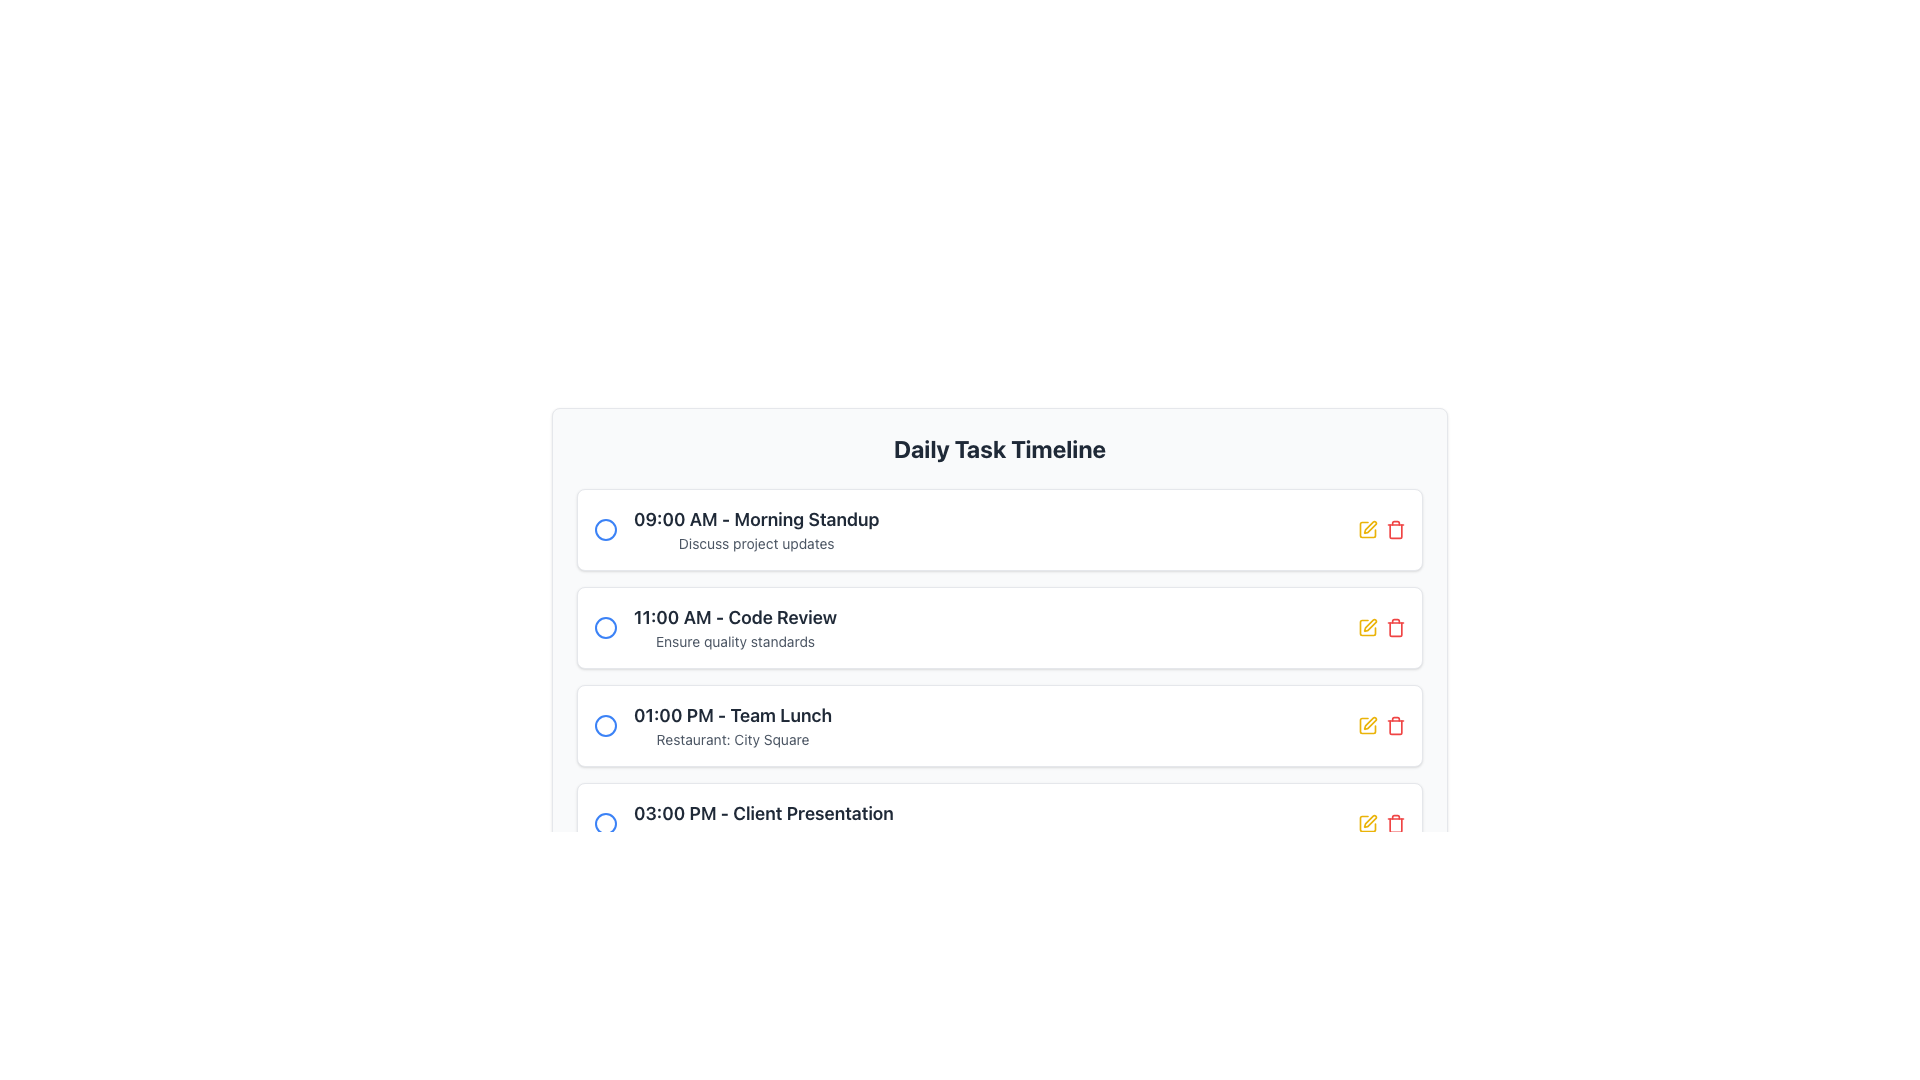  I want to click on the static text label displaying 'Ensure quality standards', which is located directly below '11:00 AM - Code Review' in the daily task timeline, so click(734, 641).